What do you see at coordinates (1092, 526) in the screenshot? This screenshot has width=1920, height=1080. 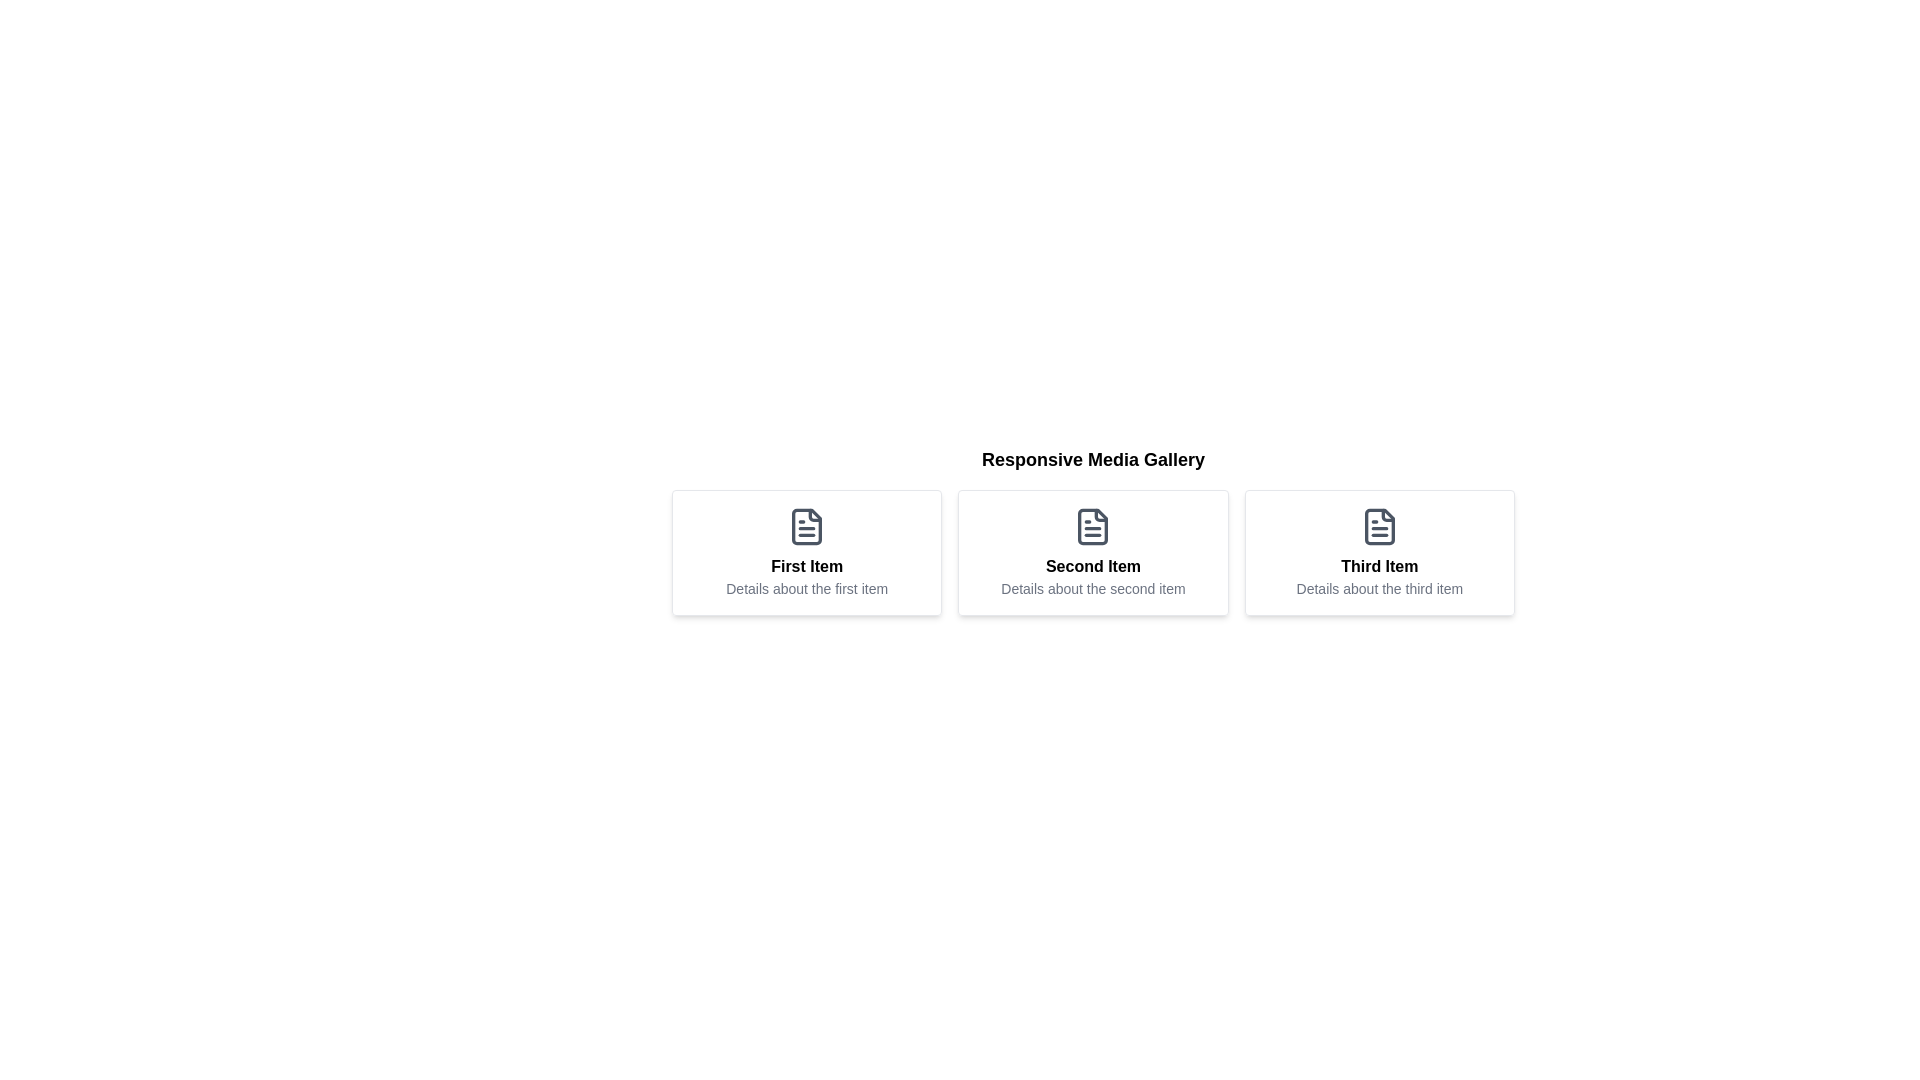 I see `the background of the file icon in the second center-aligned card under 'Responsive Media Gallery', labeled 'Second Item'` at bounding box center [1092, 526].